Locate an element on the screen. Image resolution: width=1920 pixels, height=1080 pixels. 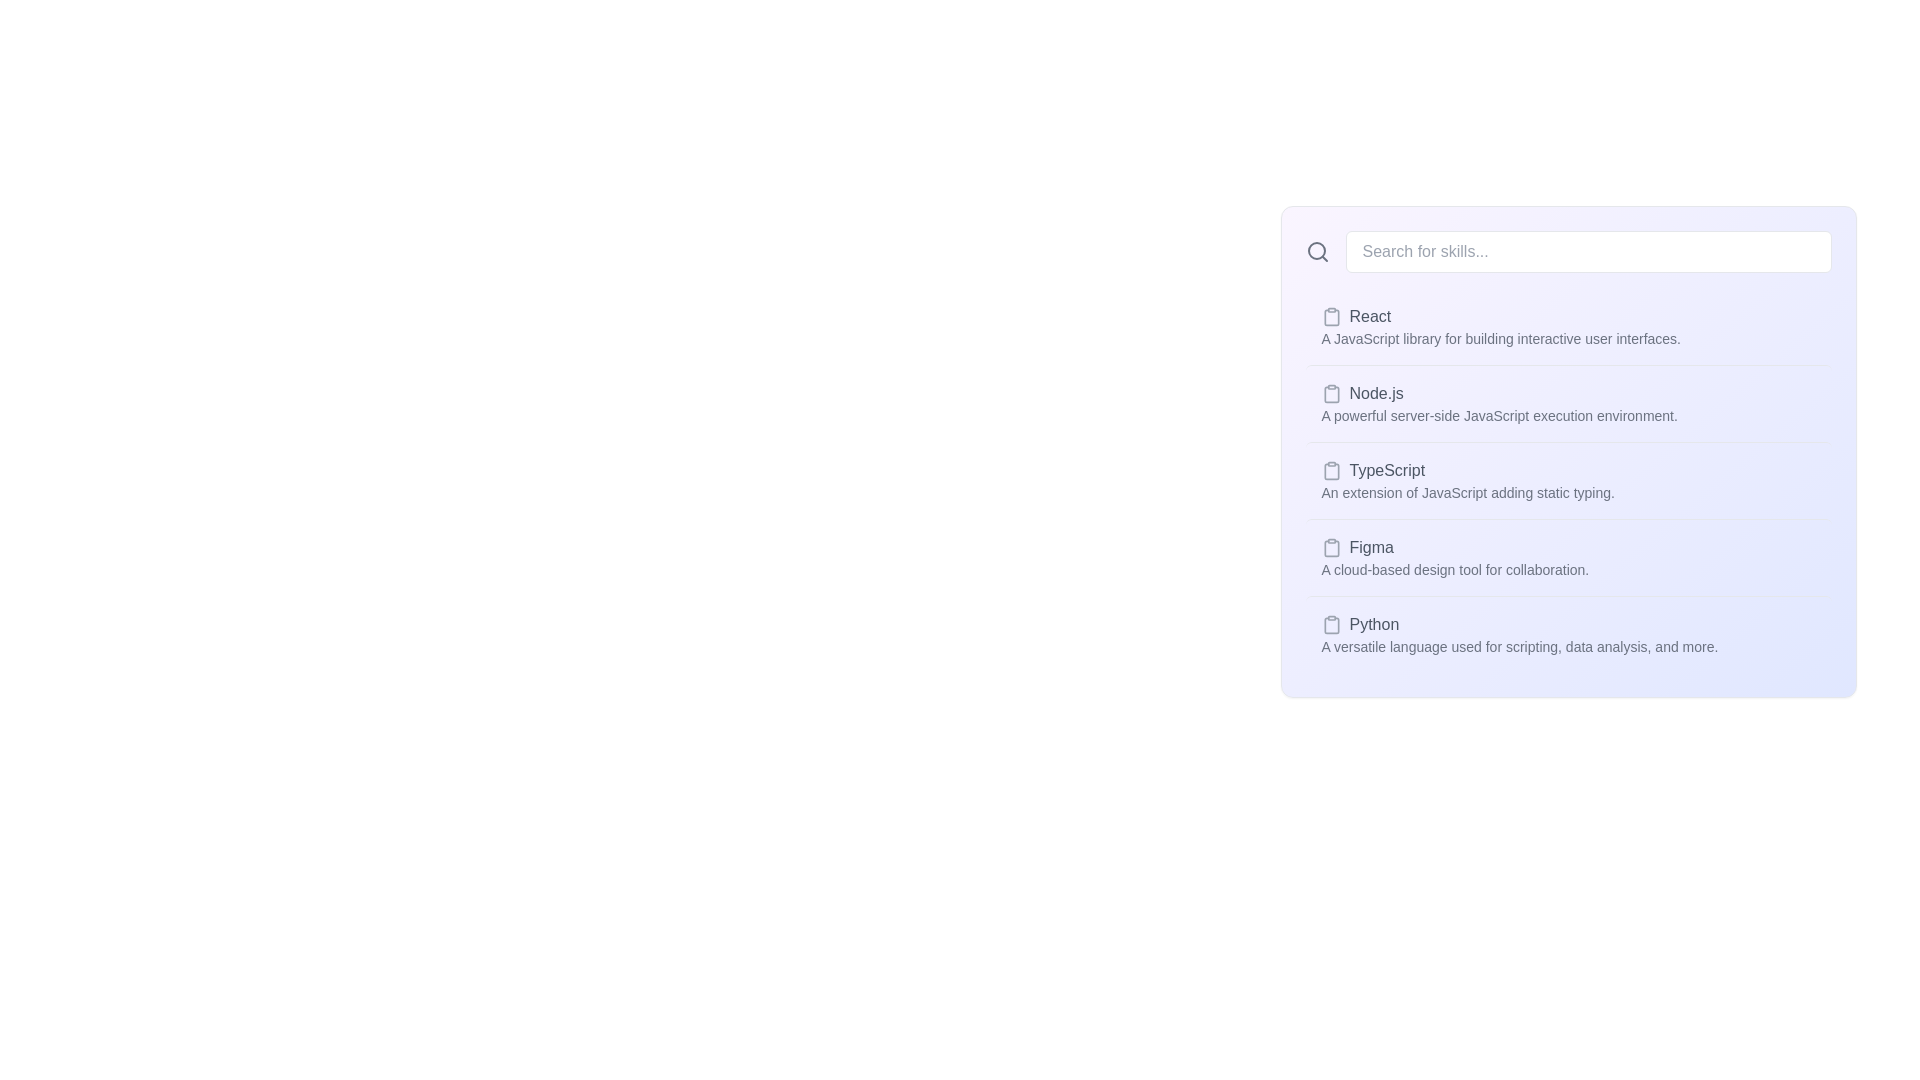
the list item containing the bold text 'Figma' and the description 'A cloud-based design tool for collaboration.' is located at coordinates (1567, 557).